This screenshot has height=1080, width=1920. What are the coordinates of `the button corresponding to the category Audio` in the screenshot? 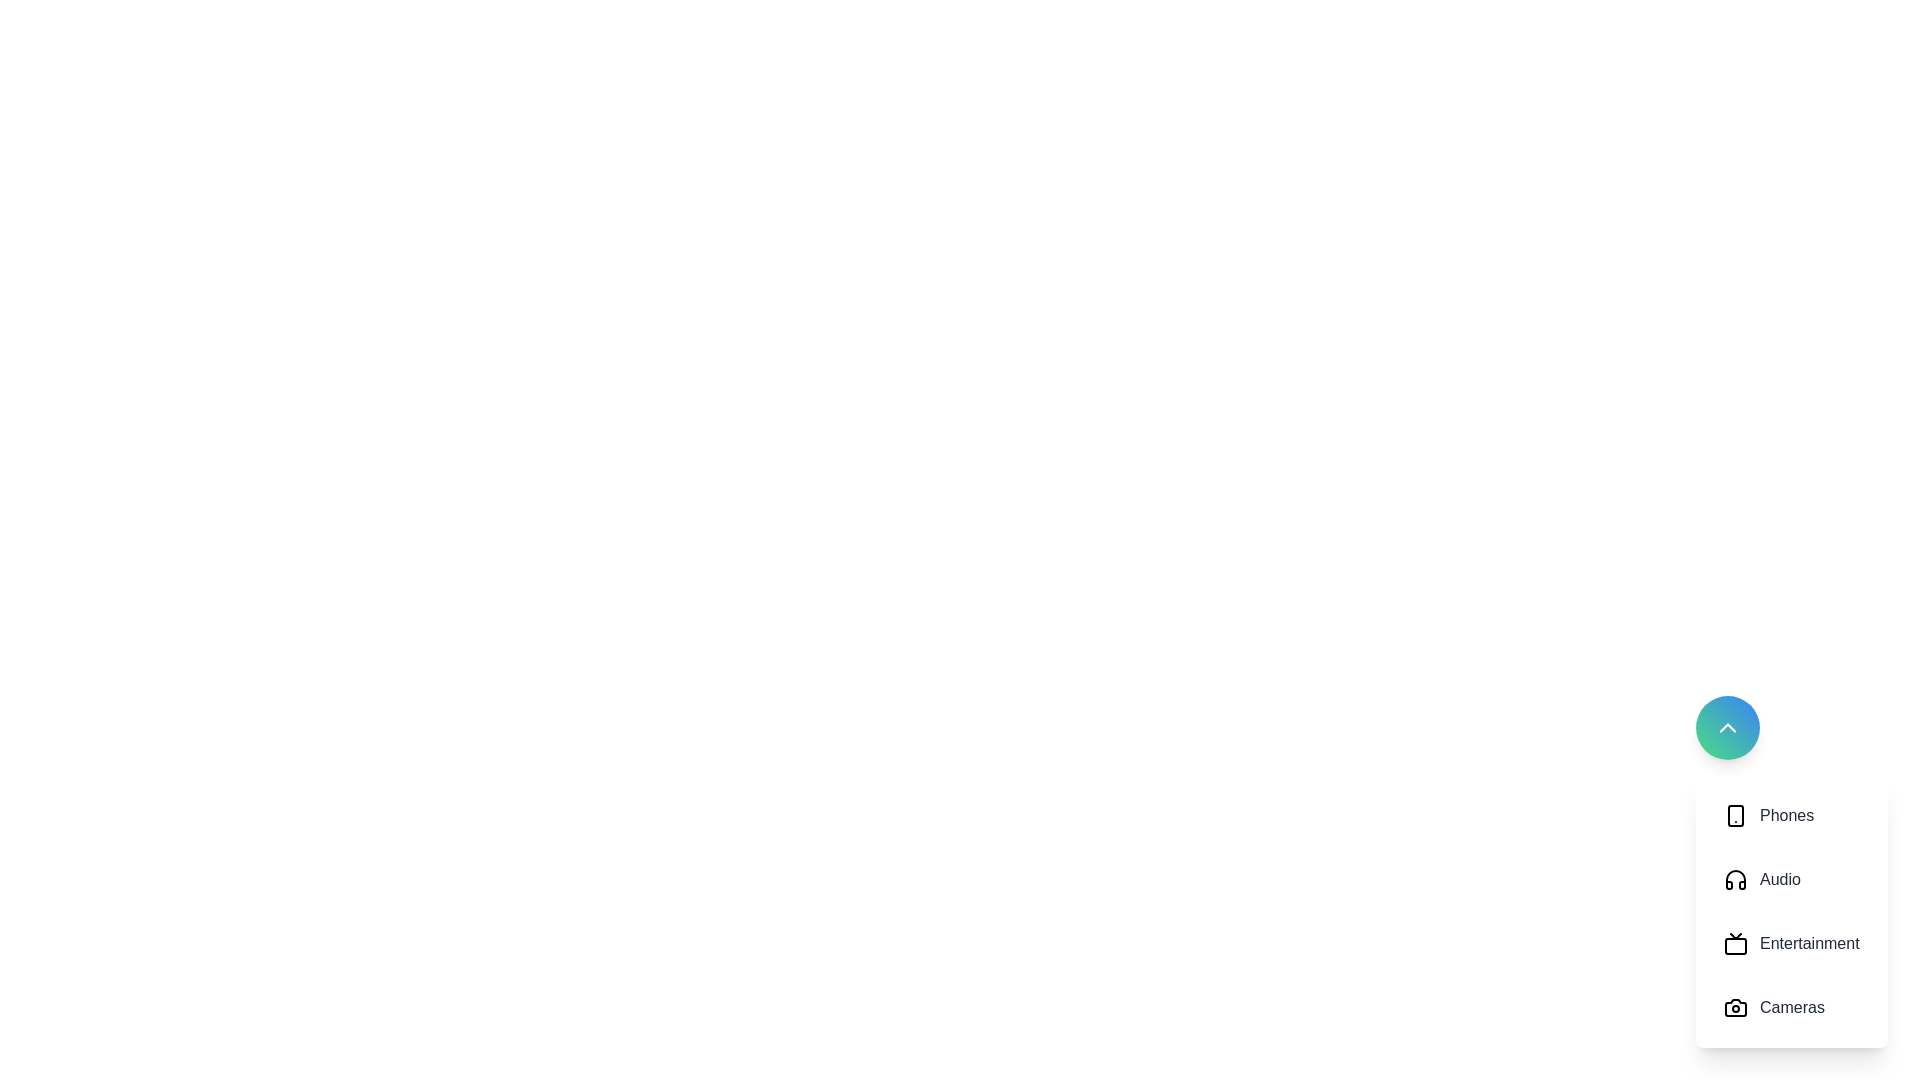 It's located at (1791, 878).